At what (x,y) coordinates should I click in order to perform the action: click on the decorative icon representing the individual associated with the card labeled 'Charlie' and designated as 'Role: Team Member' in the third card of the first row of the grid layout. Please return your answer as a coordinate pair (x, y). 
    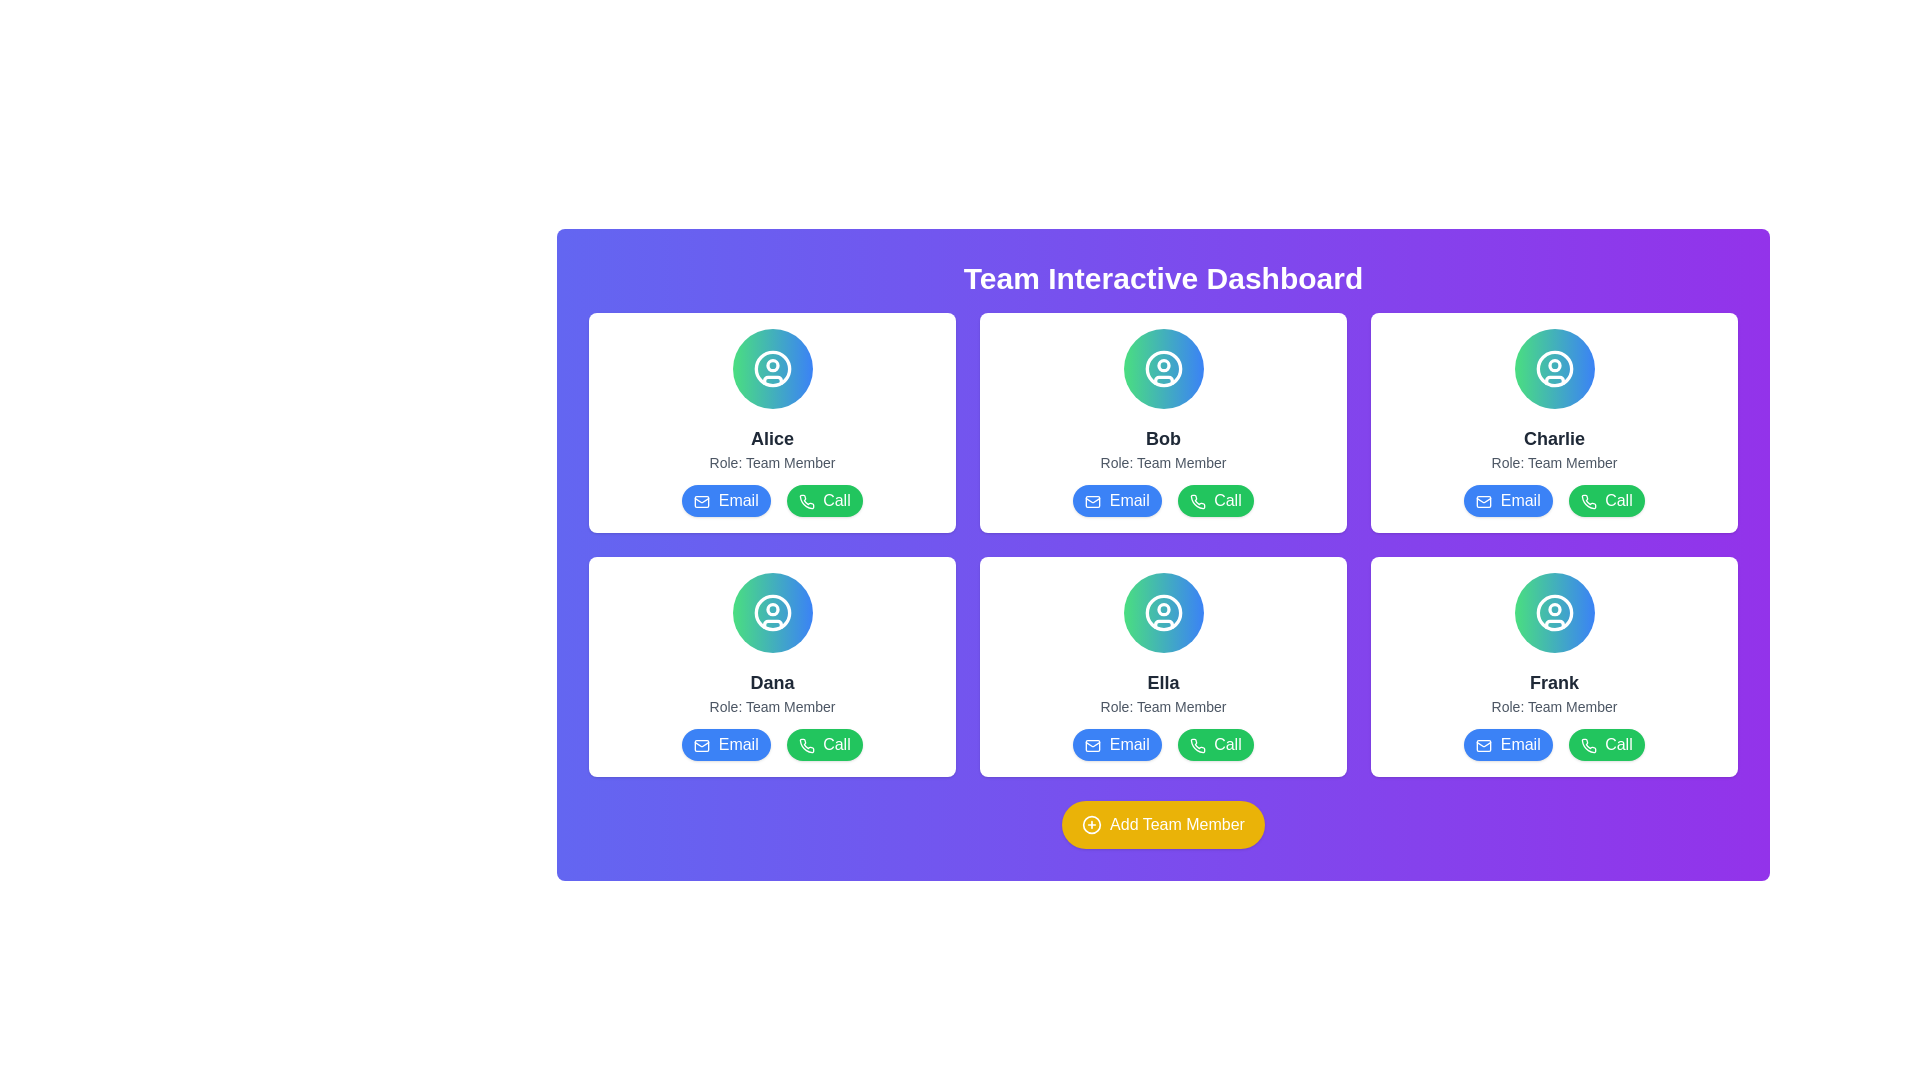
    Looking at the image, I should click on (1553, 369).